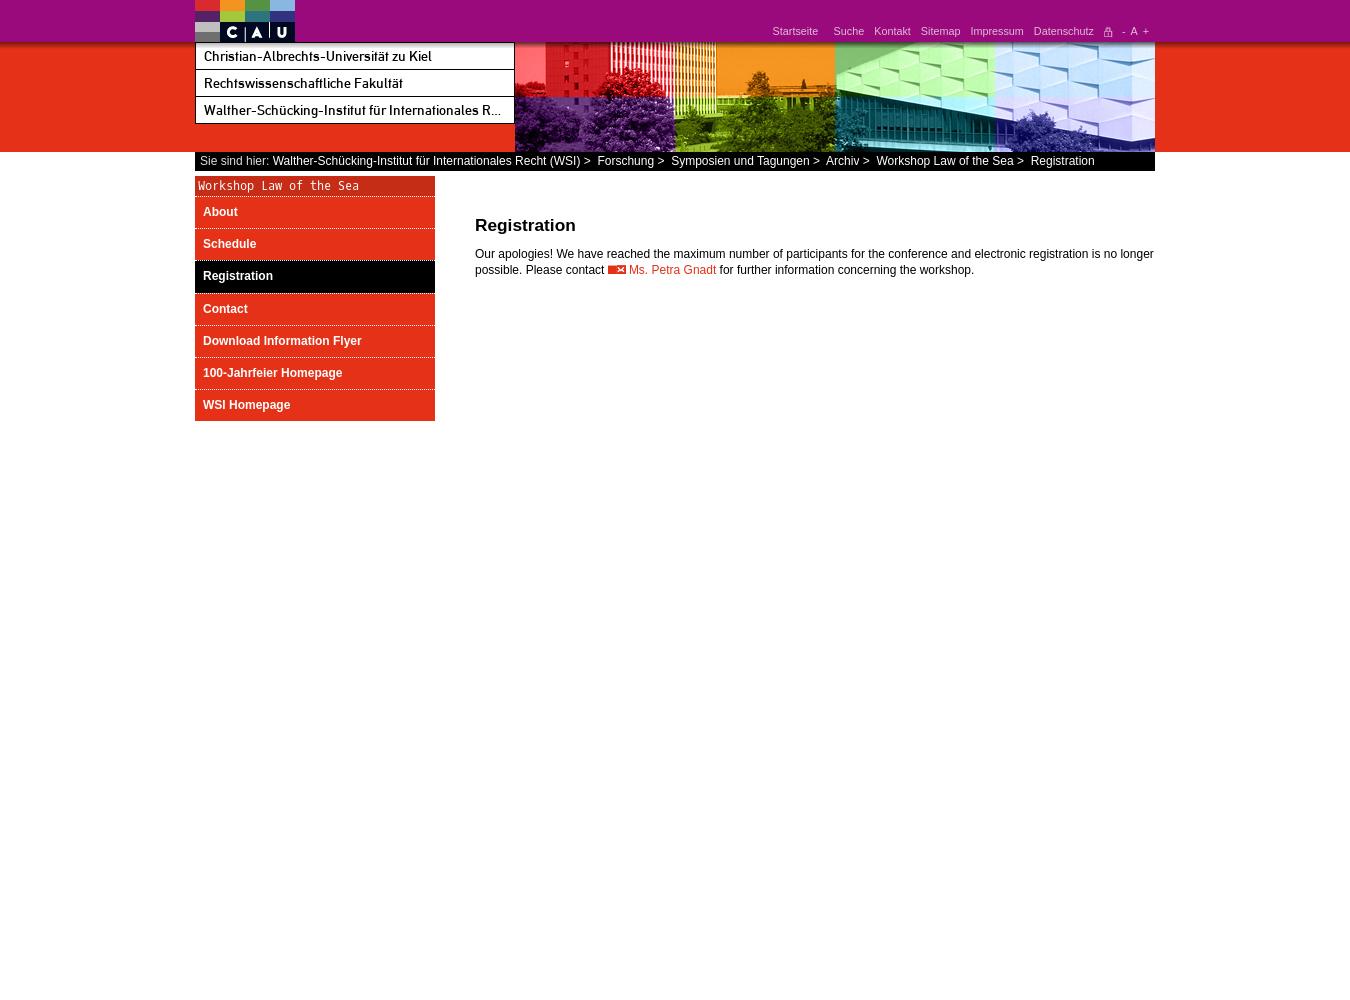  Describe the element at coordinates (672, 270) in the screenshot. I see `'Ms. Petra Gnadt'` at that location.